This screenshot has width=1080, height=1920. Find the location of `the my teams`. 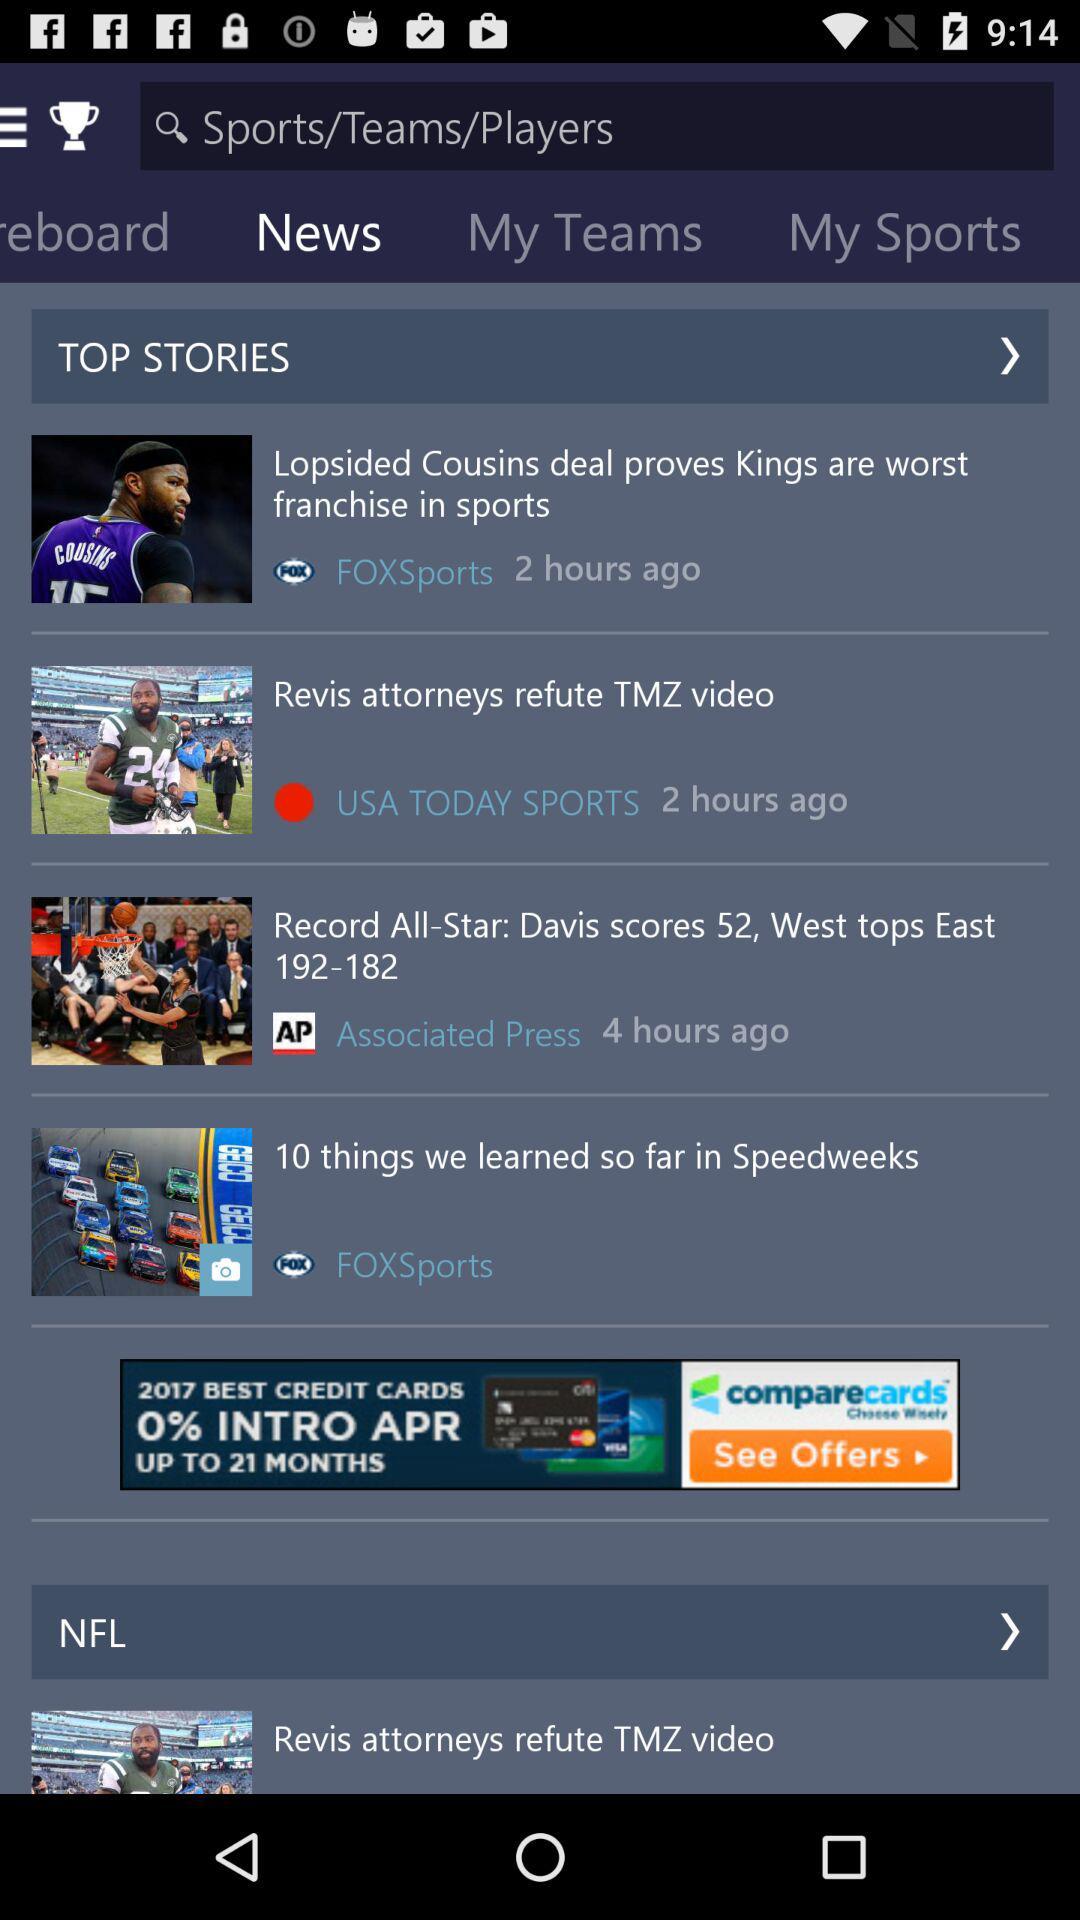

the my teams is located at coordinates (599, 235).